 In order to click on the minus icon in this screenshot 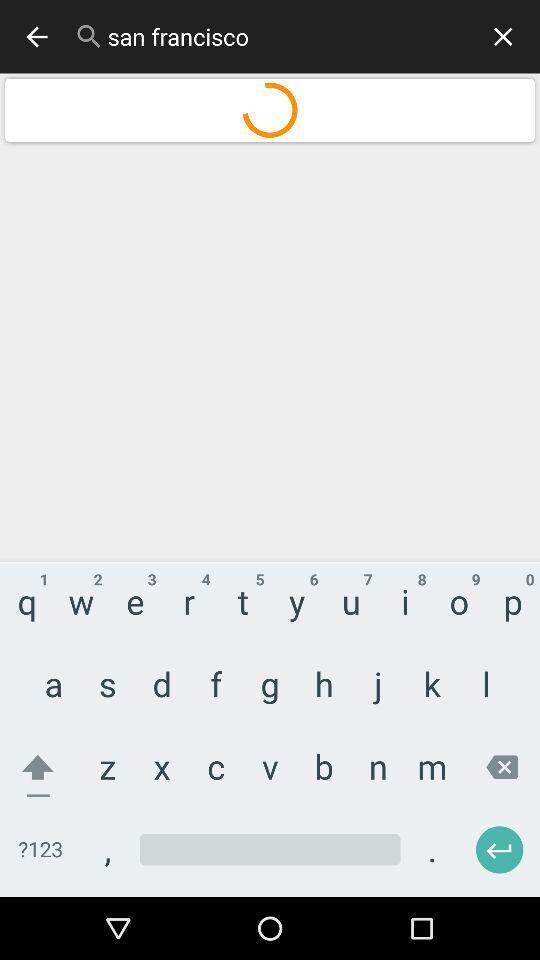, I will do `click(52, 132)`.